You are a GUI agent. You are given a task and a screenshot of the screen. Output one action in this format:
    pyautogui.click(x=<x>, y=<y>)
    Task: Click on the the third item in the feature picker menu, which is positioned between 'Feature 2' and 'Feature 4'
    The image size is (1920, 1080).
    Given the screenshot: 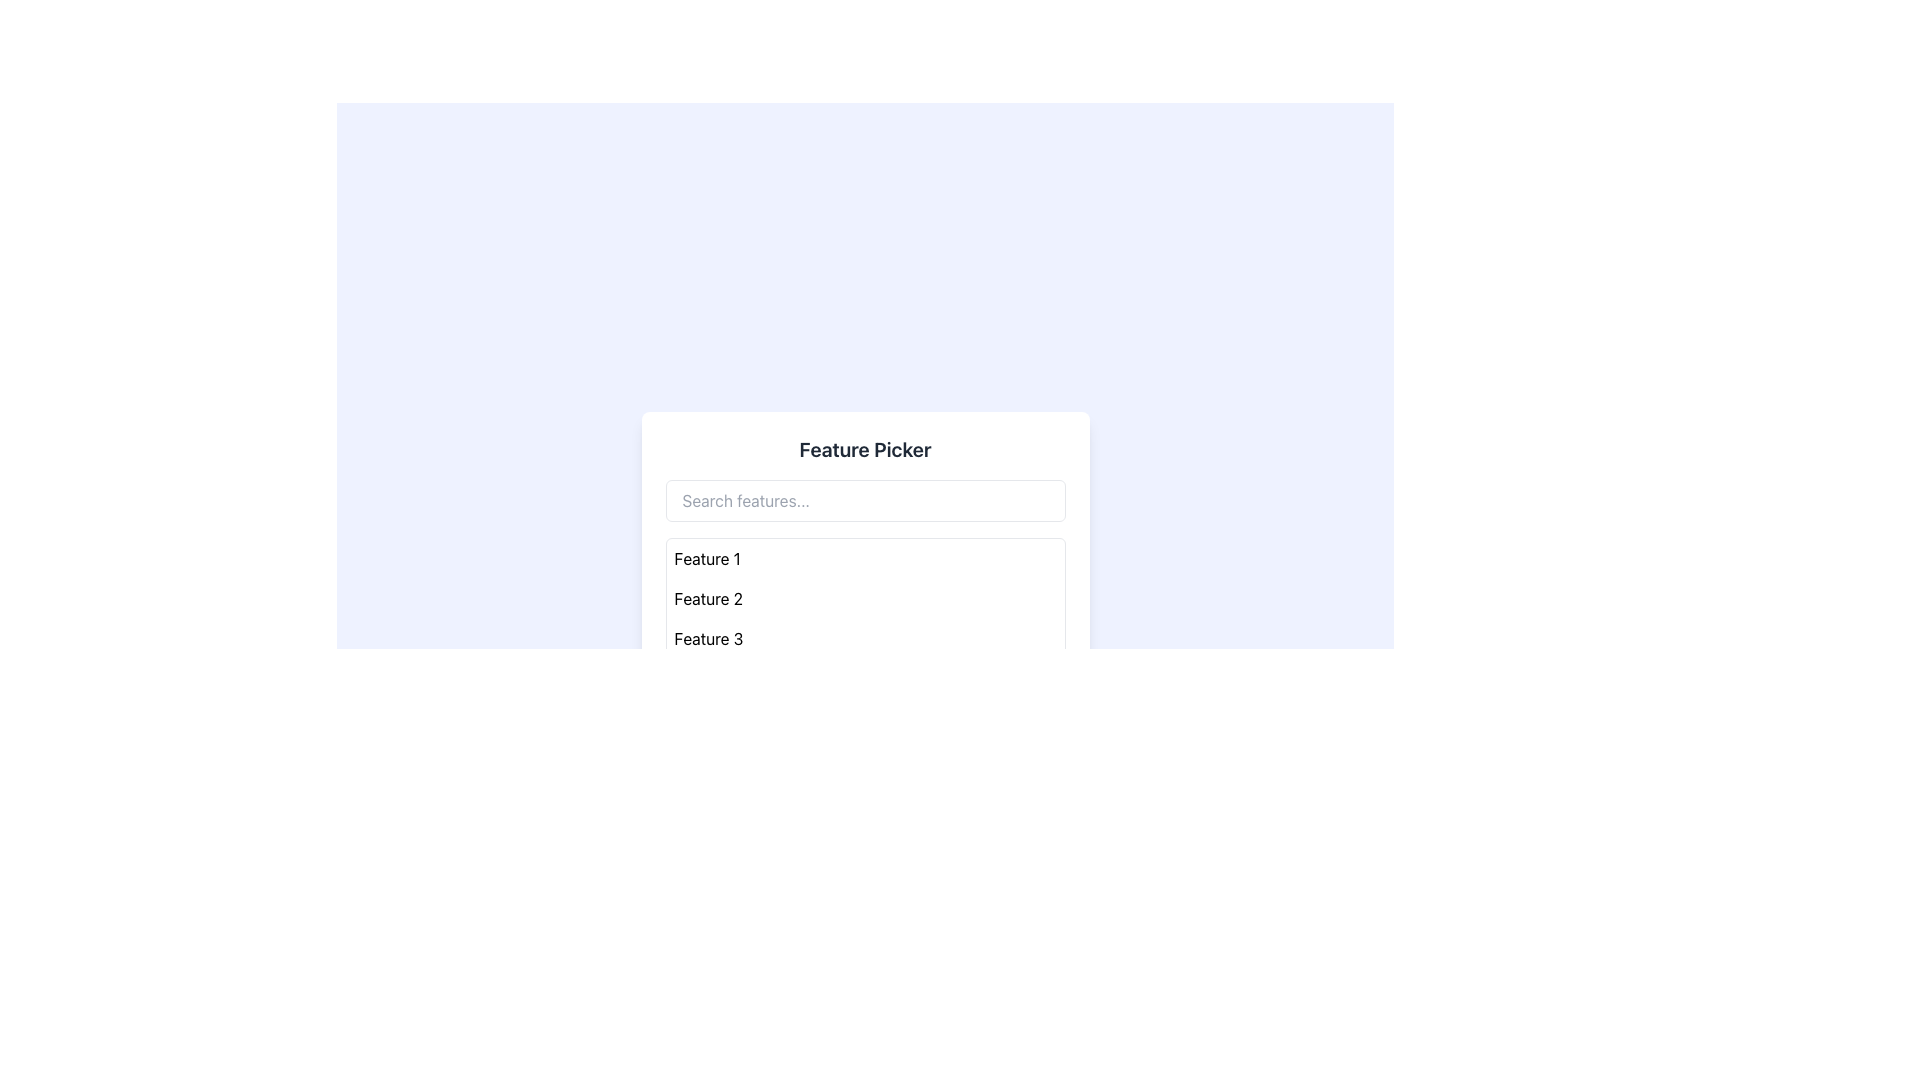 What is the action you would take?
    pyautogui.click(x=865, y=639)
    